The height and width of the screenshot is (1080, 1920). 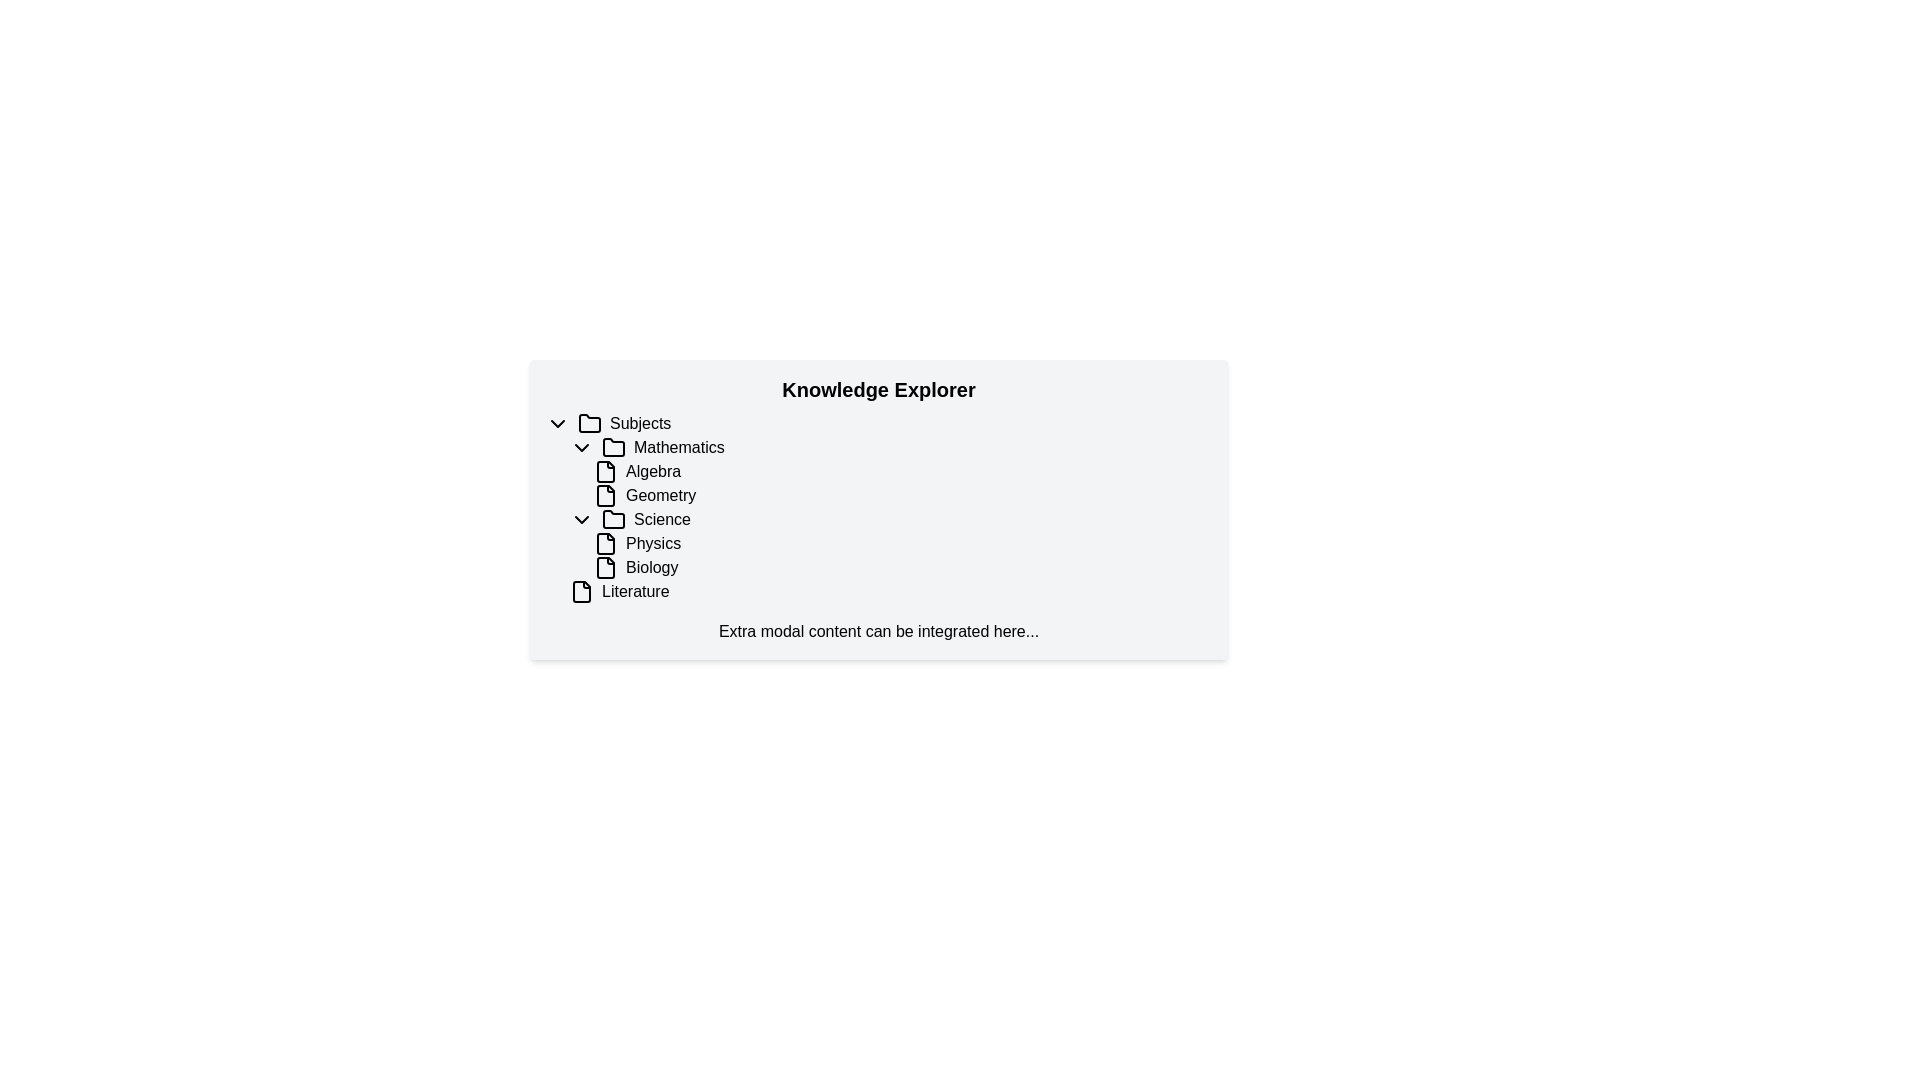 I want to click on the folder icon associated with the 'Mathematics' category in the 'Knowledge Explorer' panel, so click(x=613, y=446).